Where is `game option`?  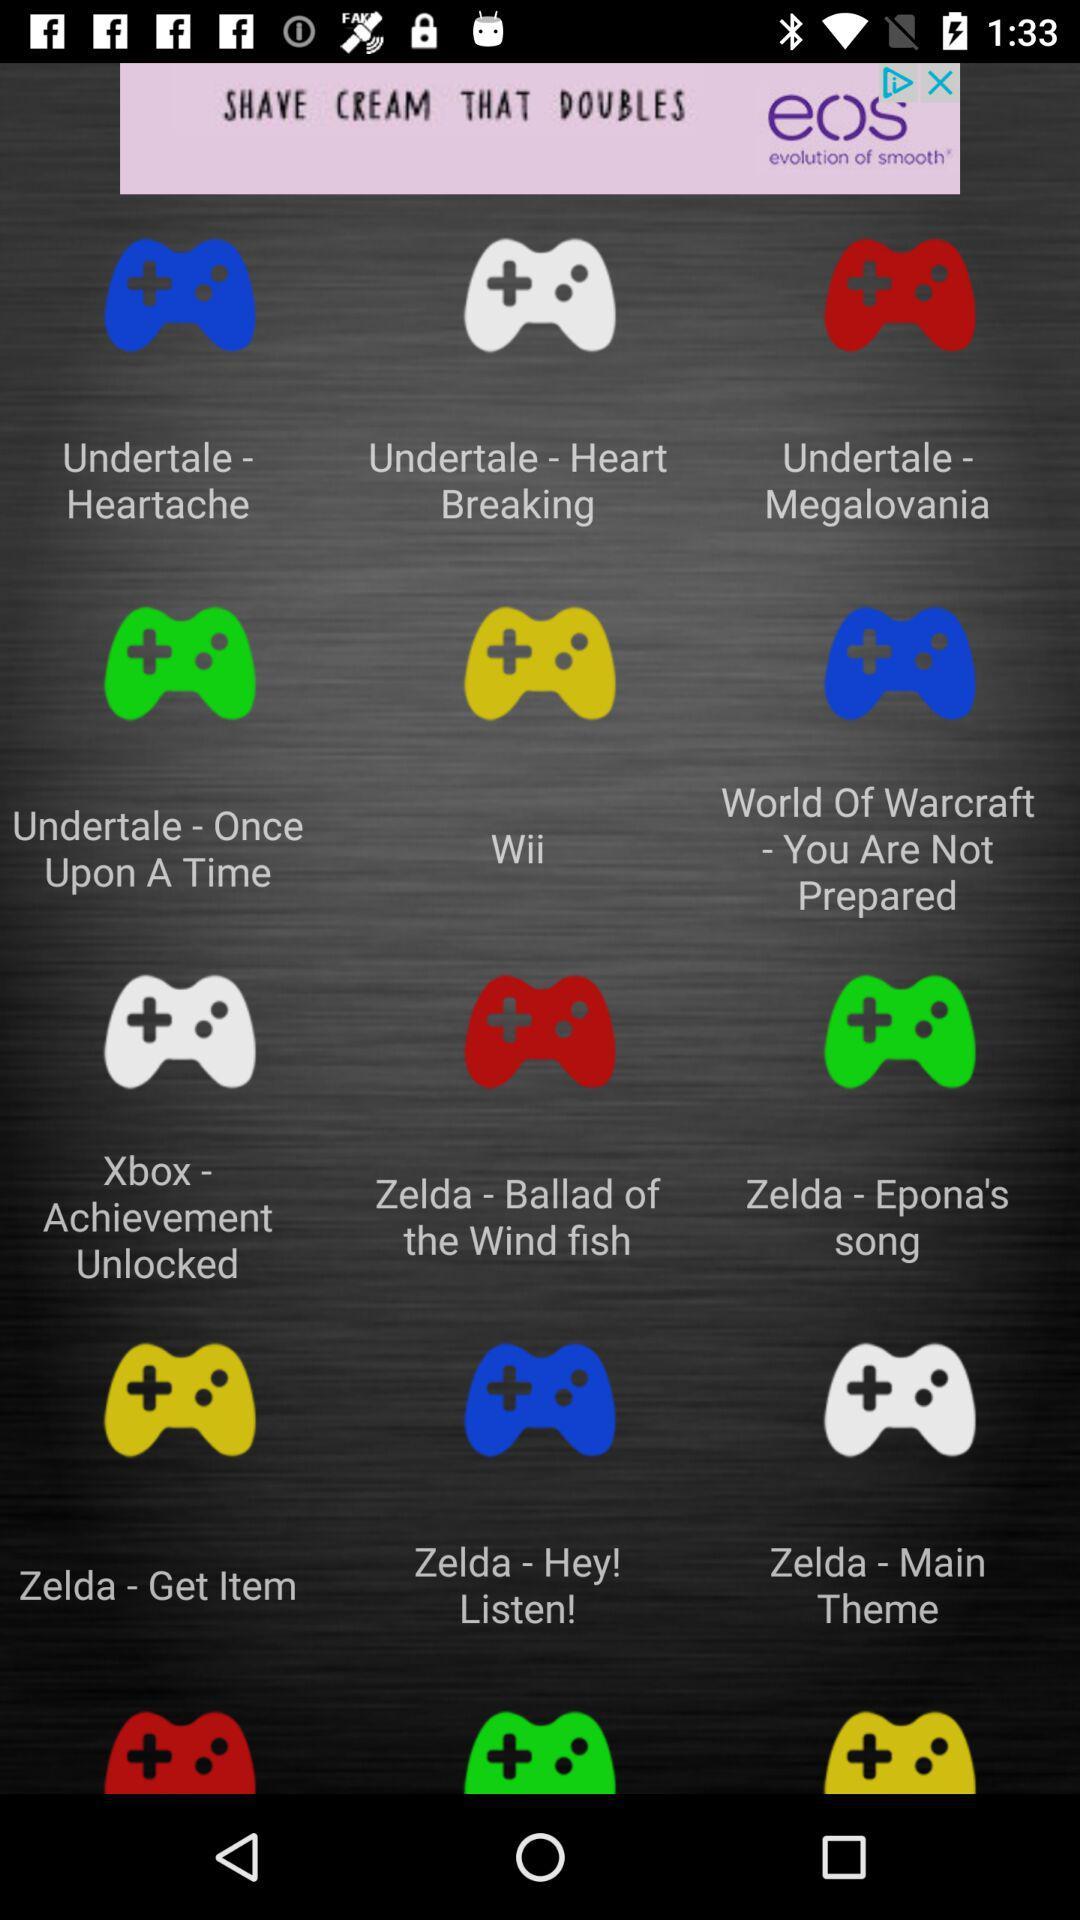
game option is located at coordinates (898, 1740).